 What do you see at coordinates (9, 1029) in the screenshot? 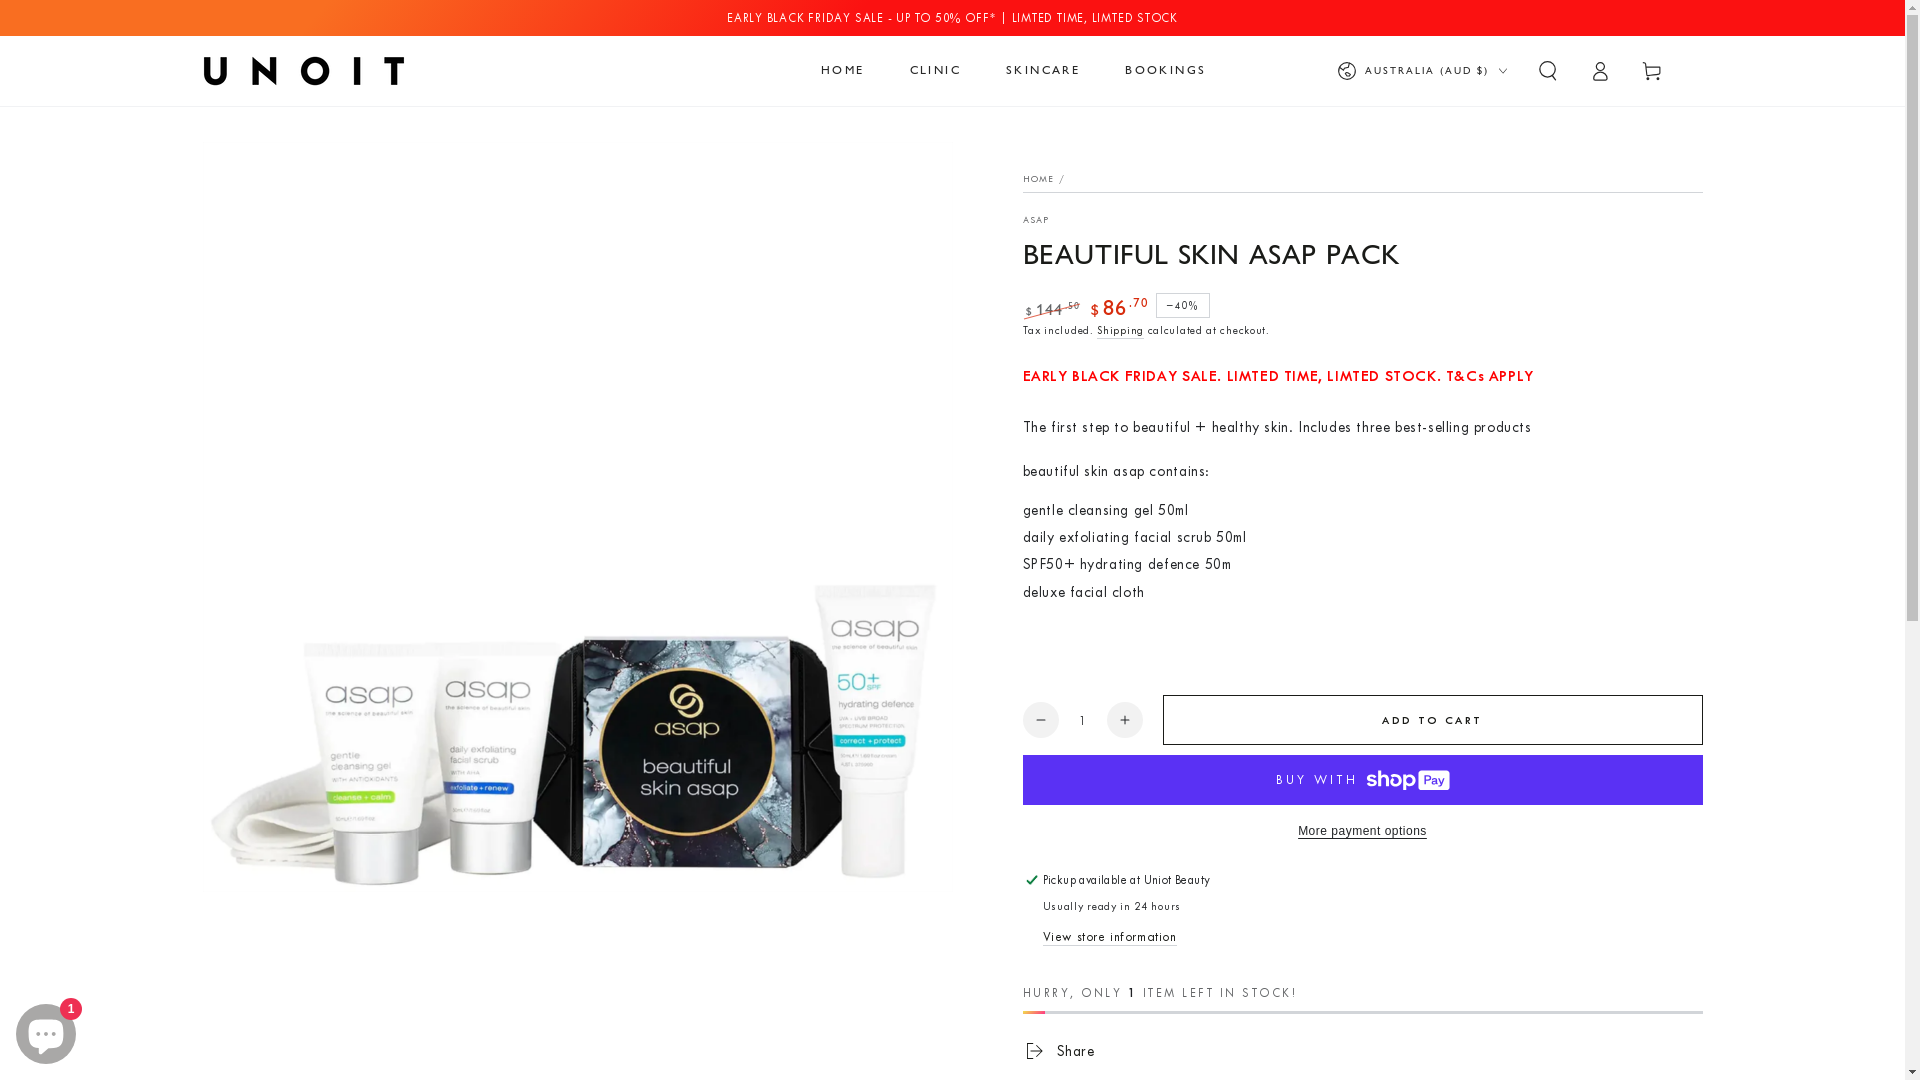
I see `'Shopify online store chat'` at bounding box center [9, 1029].